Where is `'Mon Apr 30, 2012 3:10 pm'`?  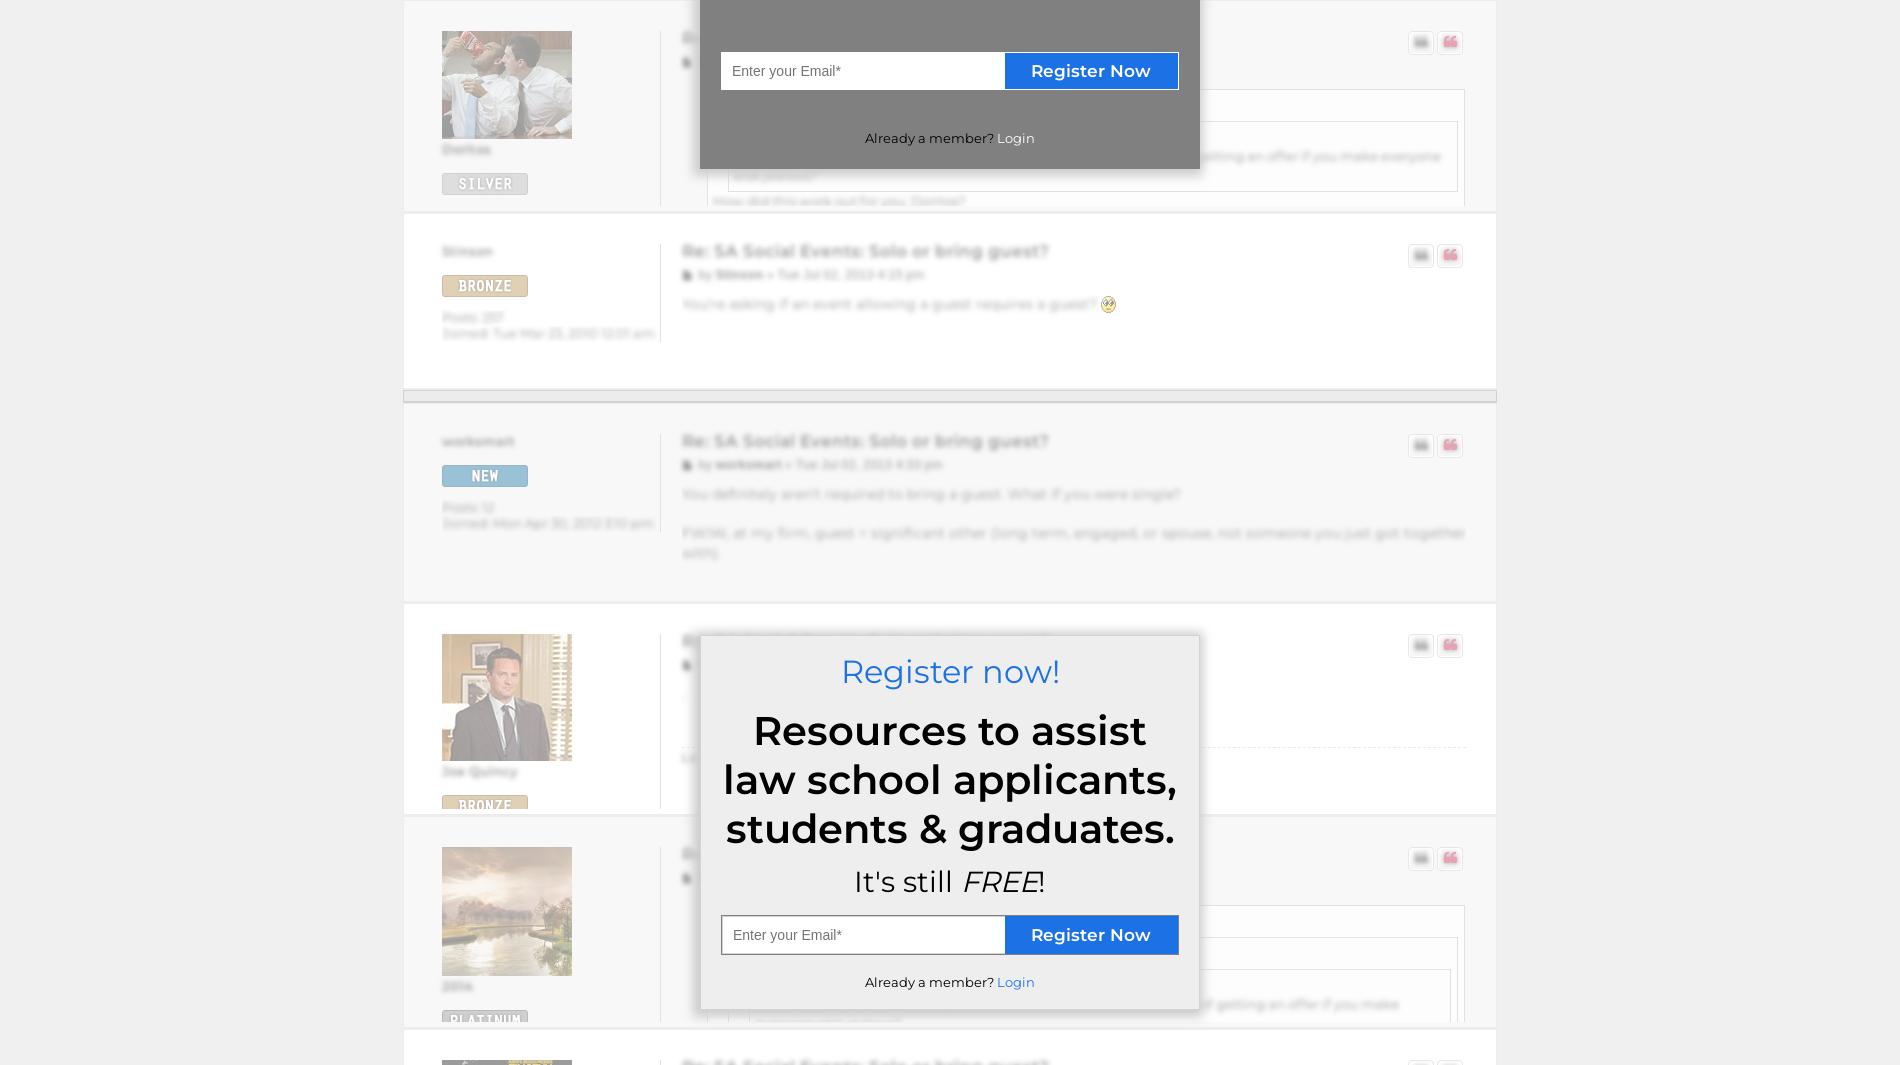
'Mon Apr 30, 2012 3:10 pm' is located at coordinates (572, 522).